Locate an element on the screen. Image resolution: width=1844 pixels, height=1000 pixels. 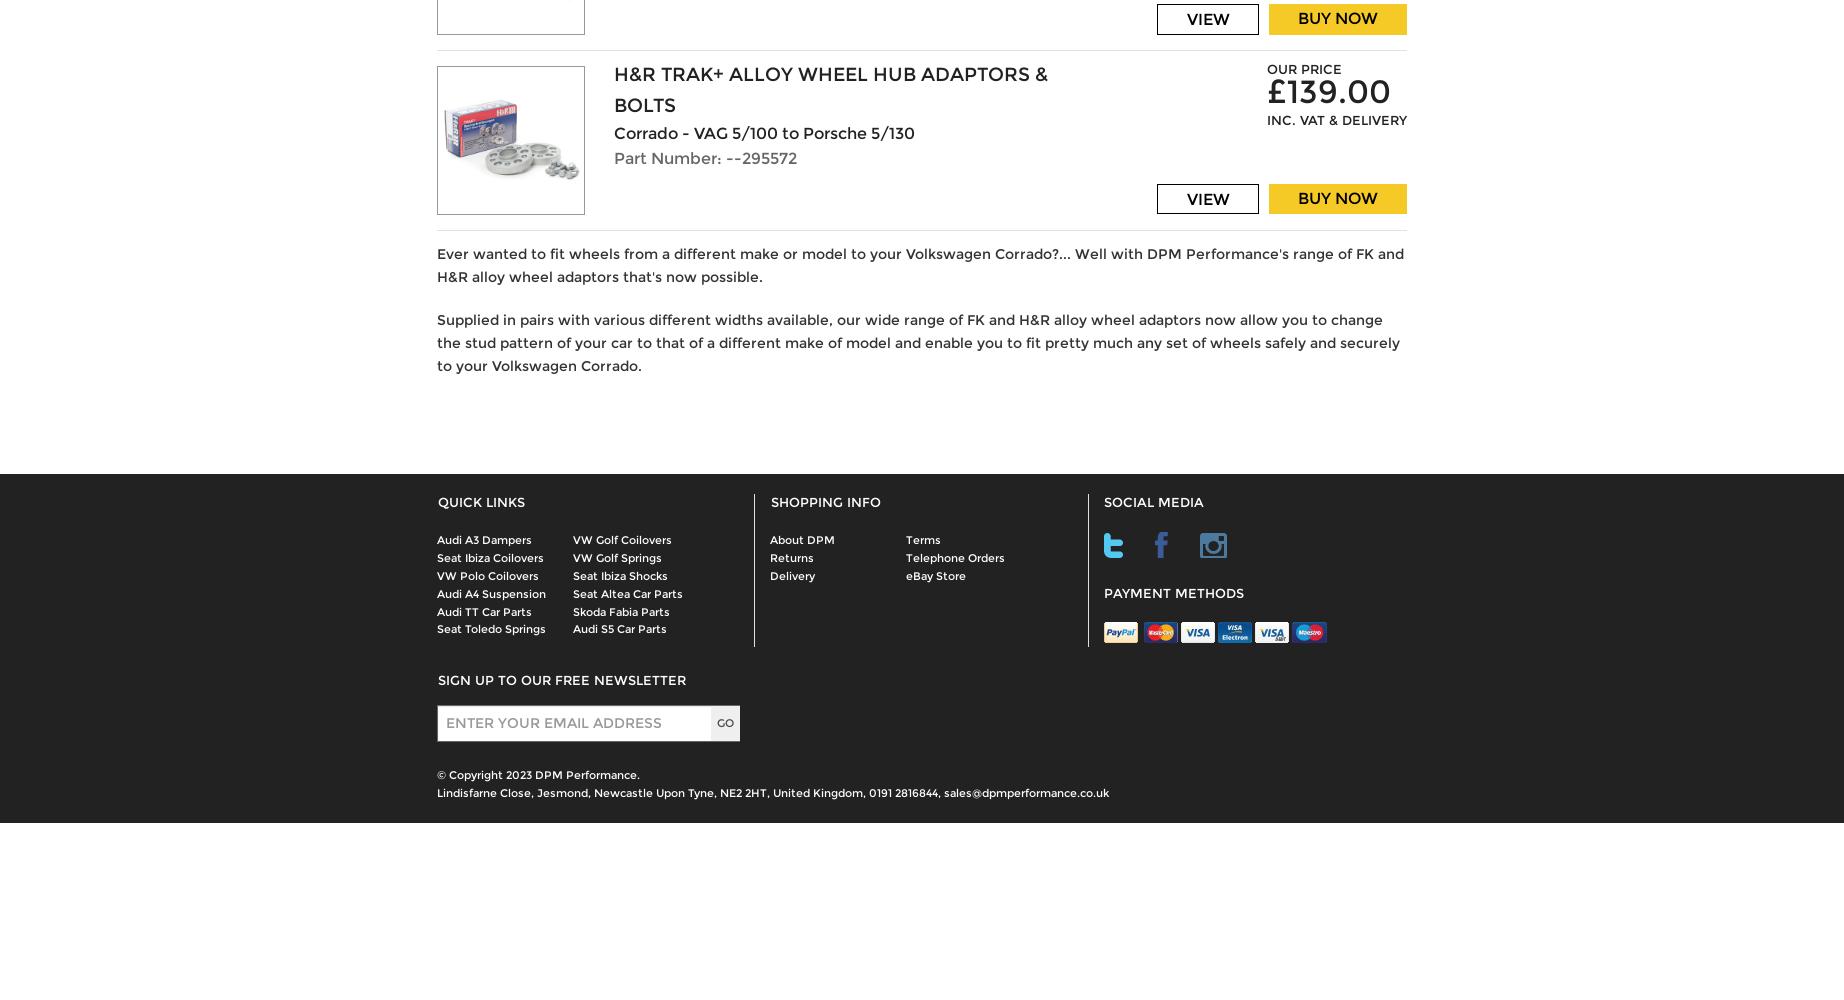
'Audi A4 Suspension' is located at coordinates (491, 592).